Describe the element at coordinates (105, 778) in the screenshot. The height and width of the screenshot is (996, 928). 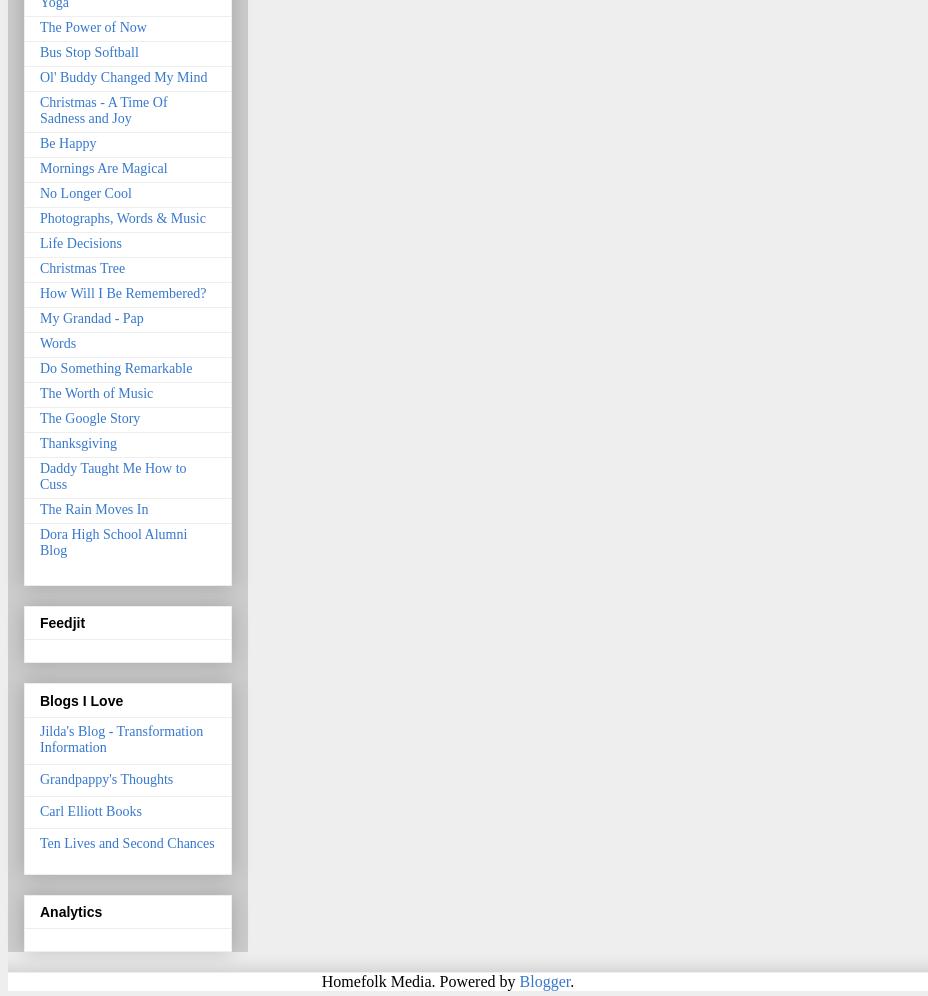
I see `'Grandpappy's Thoughts'` at that location.